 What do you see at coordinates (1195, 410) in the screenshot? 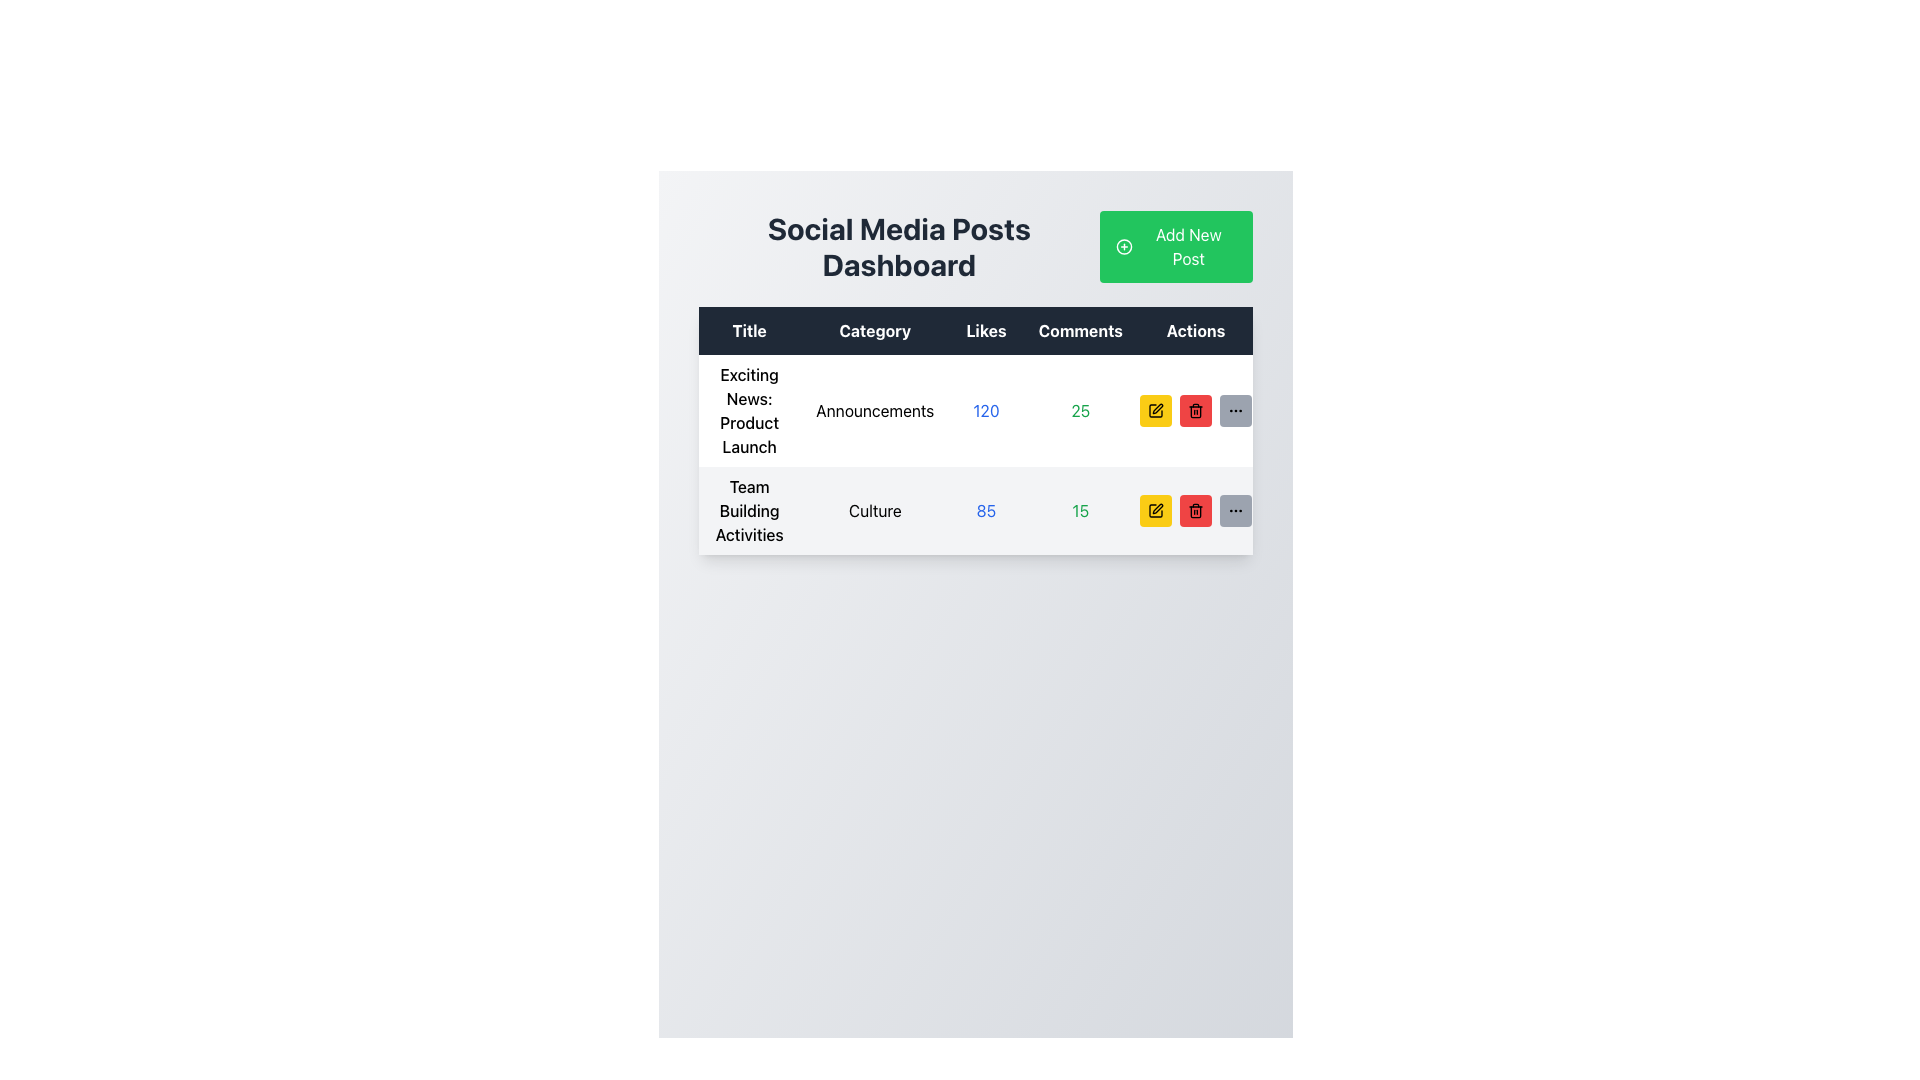
I see `the delete button for the entry 'Exciting News: Product Launch'` at bounding box center [1195, 410].